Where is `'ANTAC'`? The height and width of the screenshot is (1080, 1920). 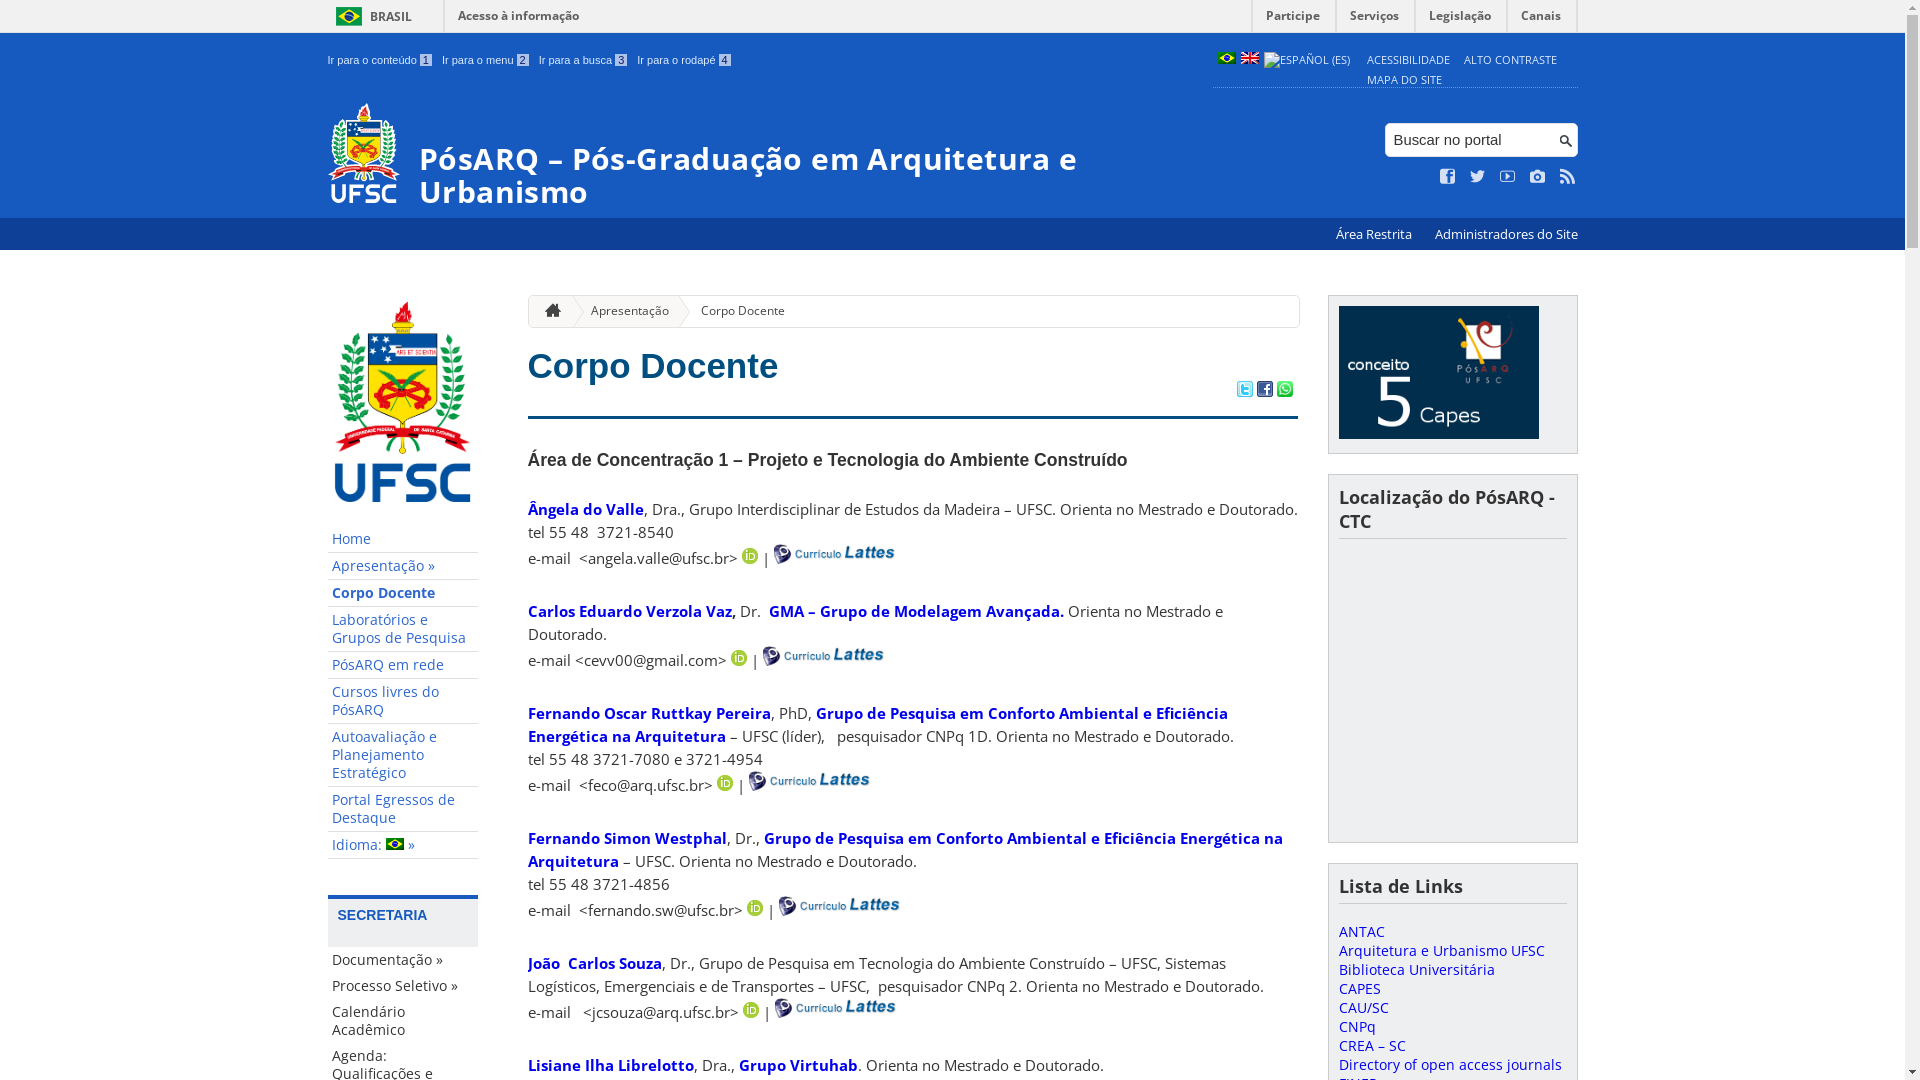
'ANTAC' is located at coordinates (1360, 931).